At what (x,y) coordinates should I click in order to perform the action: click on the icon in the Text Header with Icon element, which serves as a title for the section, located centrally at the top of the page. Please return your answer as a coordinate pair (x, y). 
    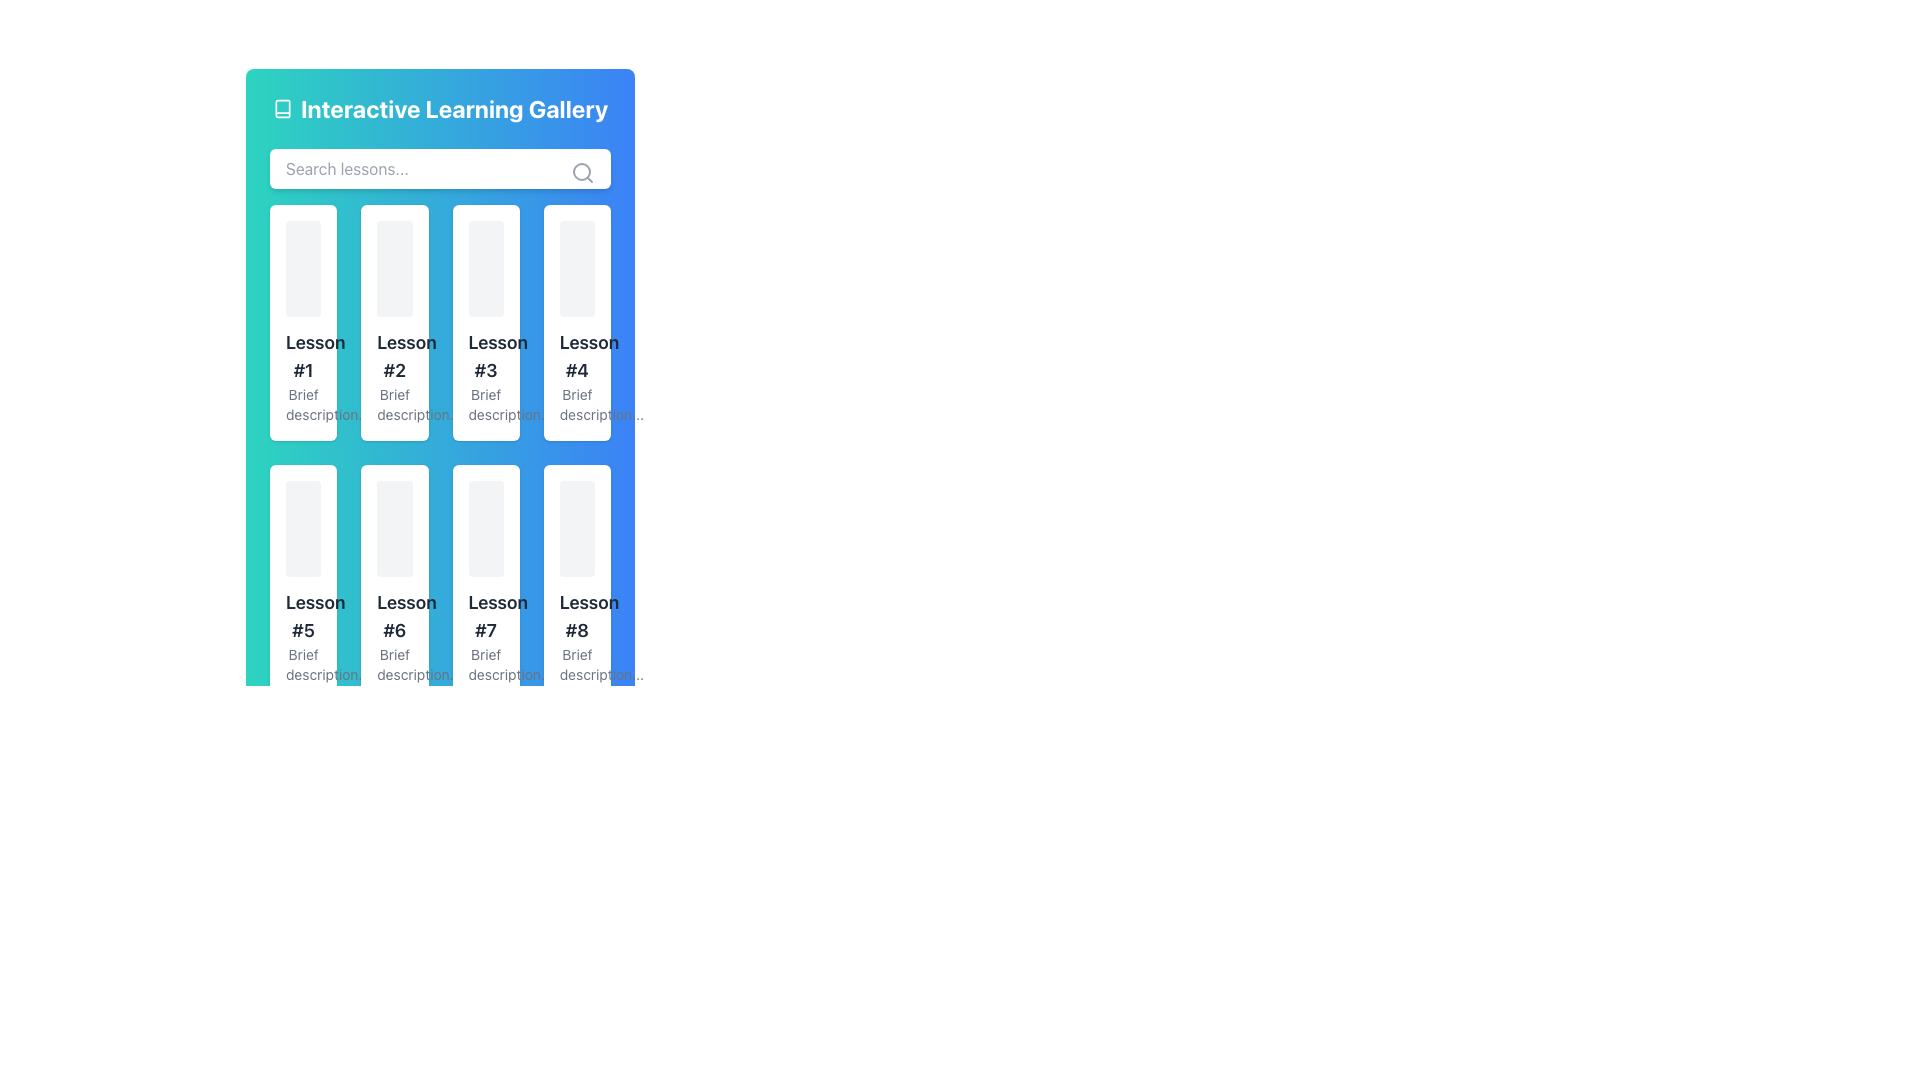
    Looking at the image, I should click on (439, 108).